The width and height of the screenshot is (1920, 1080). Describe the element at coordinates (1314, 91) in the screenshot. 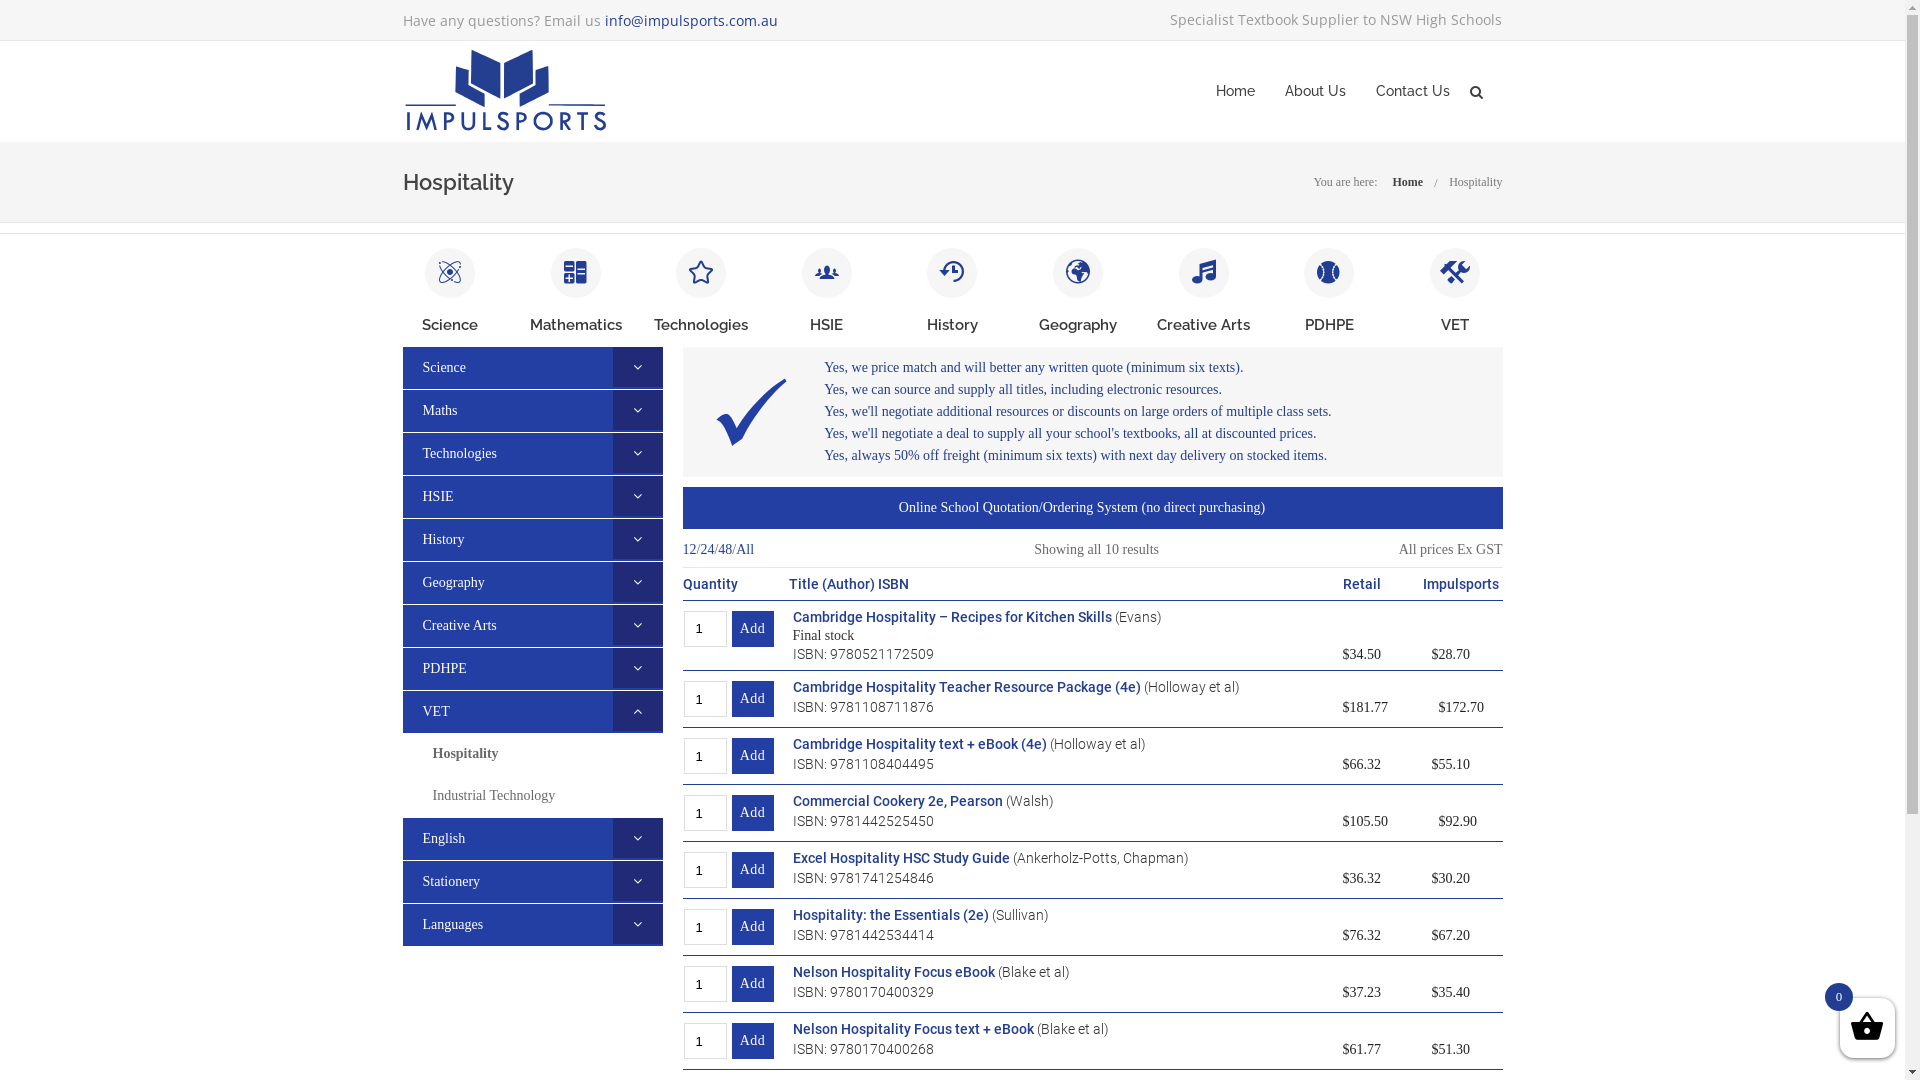

I see `'About Us'` at that location.